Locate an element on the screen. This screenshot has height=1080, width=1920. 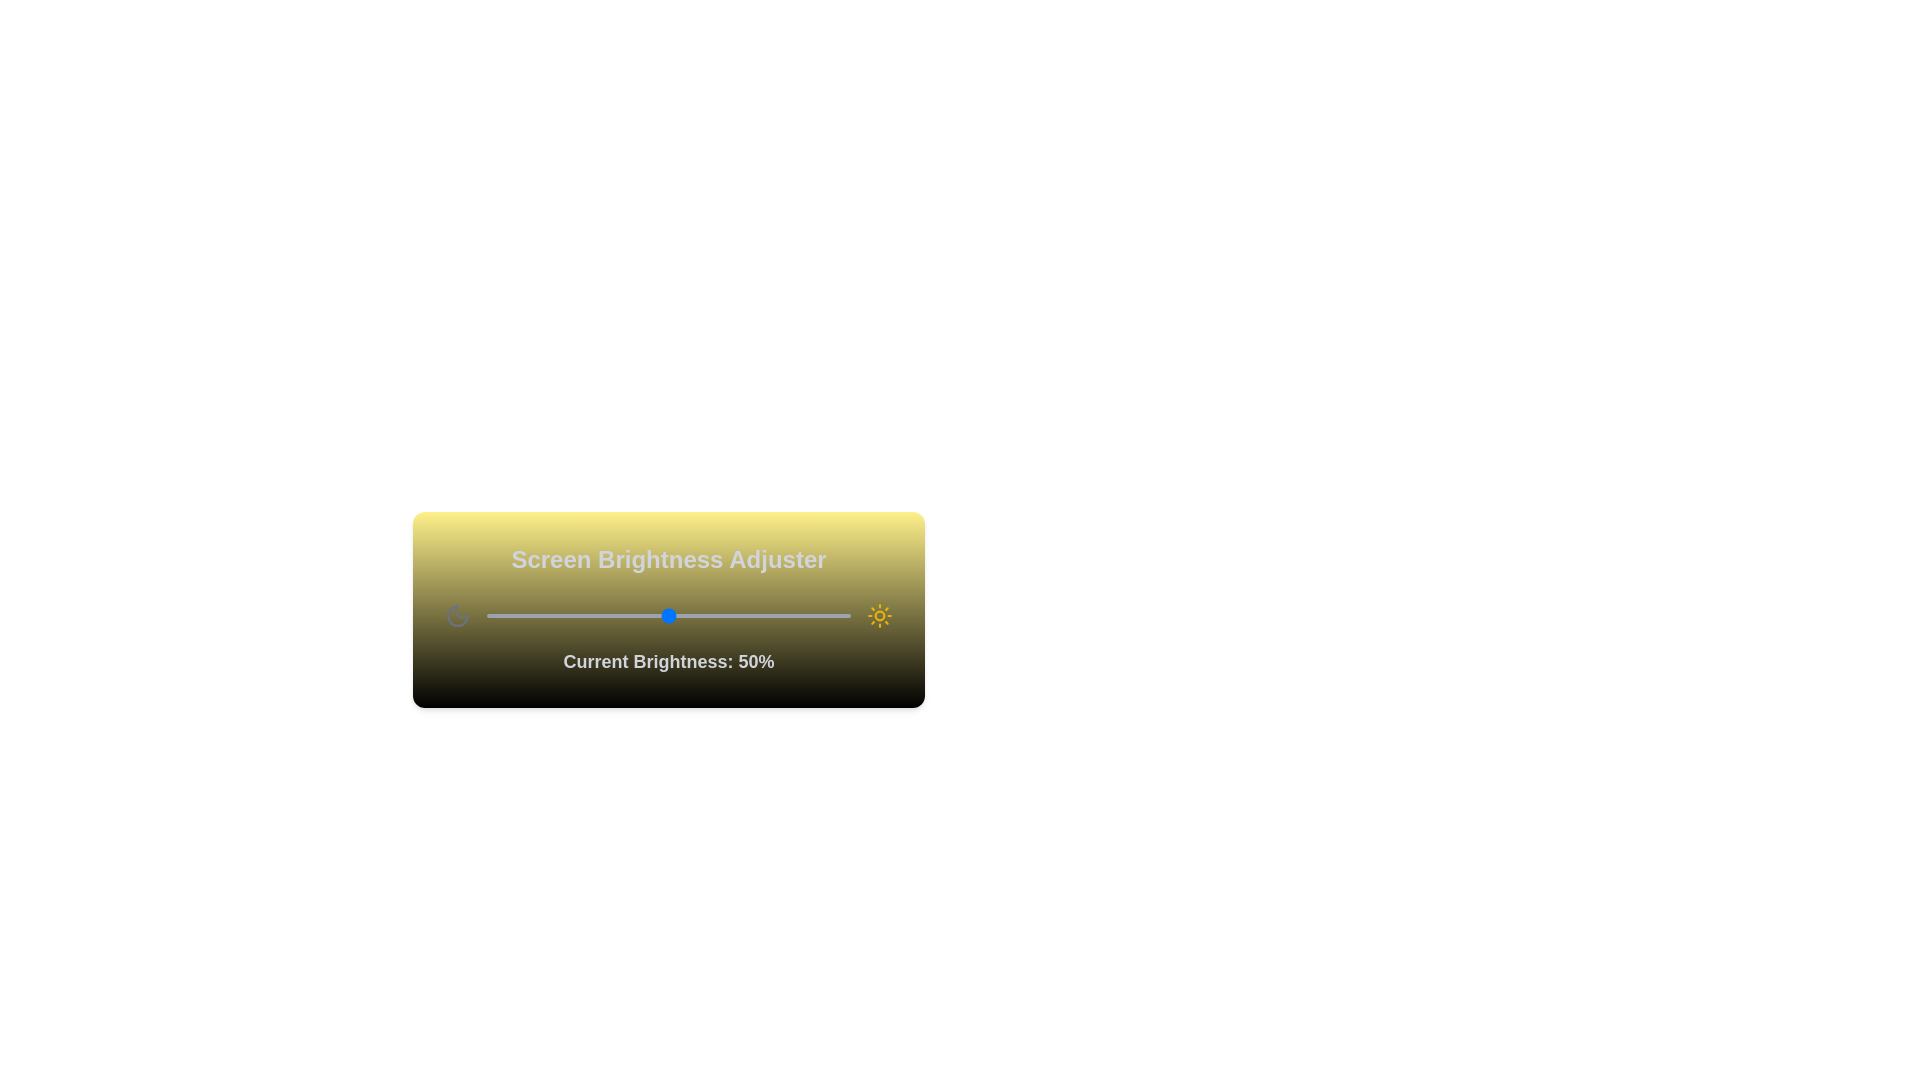
the brightness slider to 65% is located at coordinates (722, 615).